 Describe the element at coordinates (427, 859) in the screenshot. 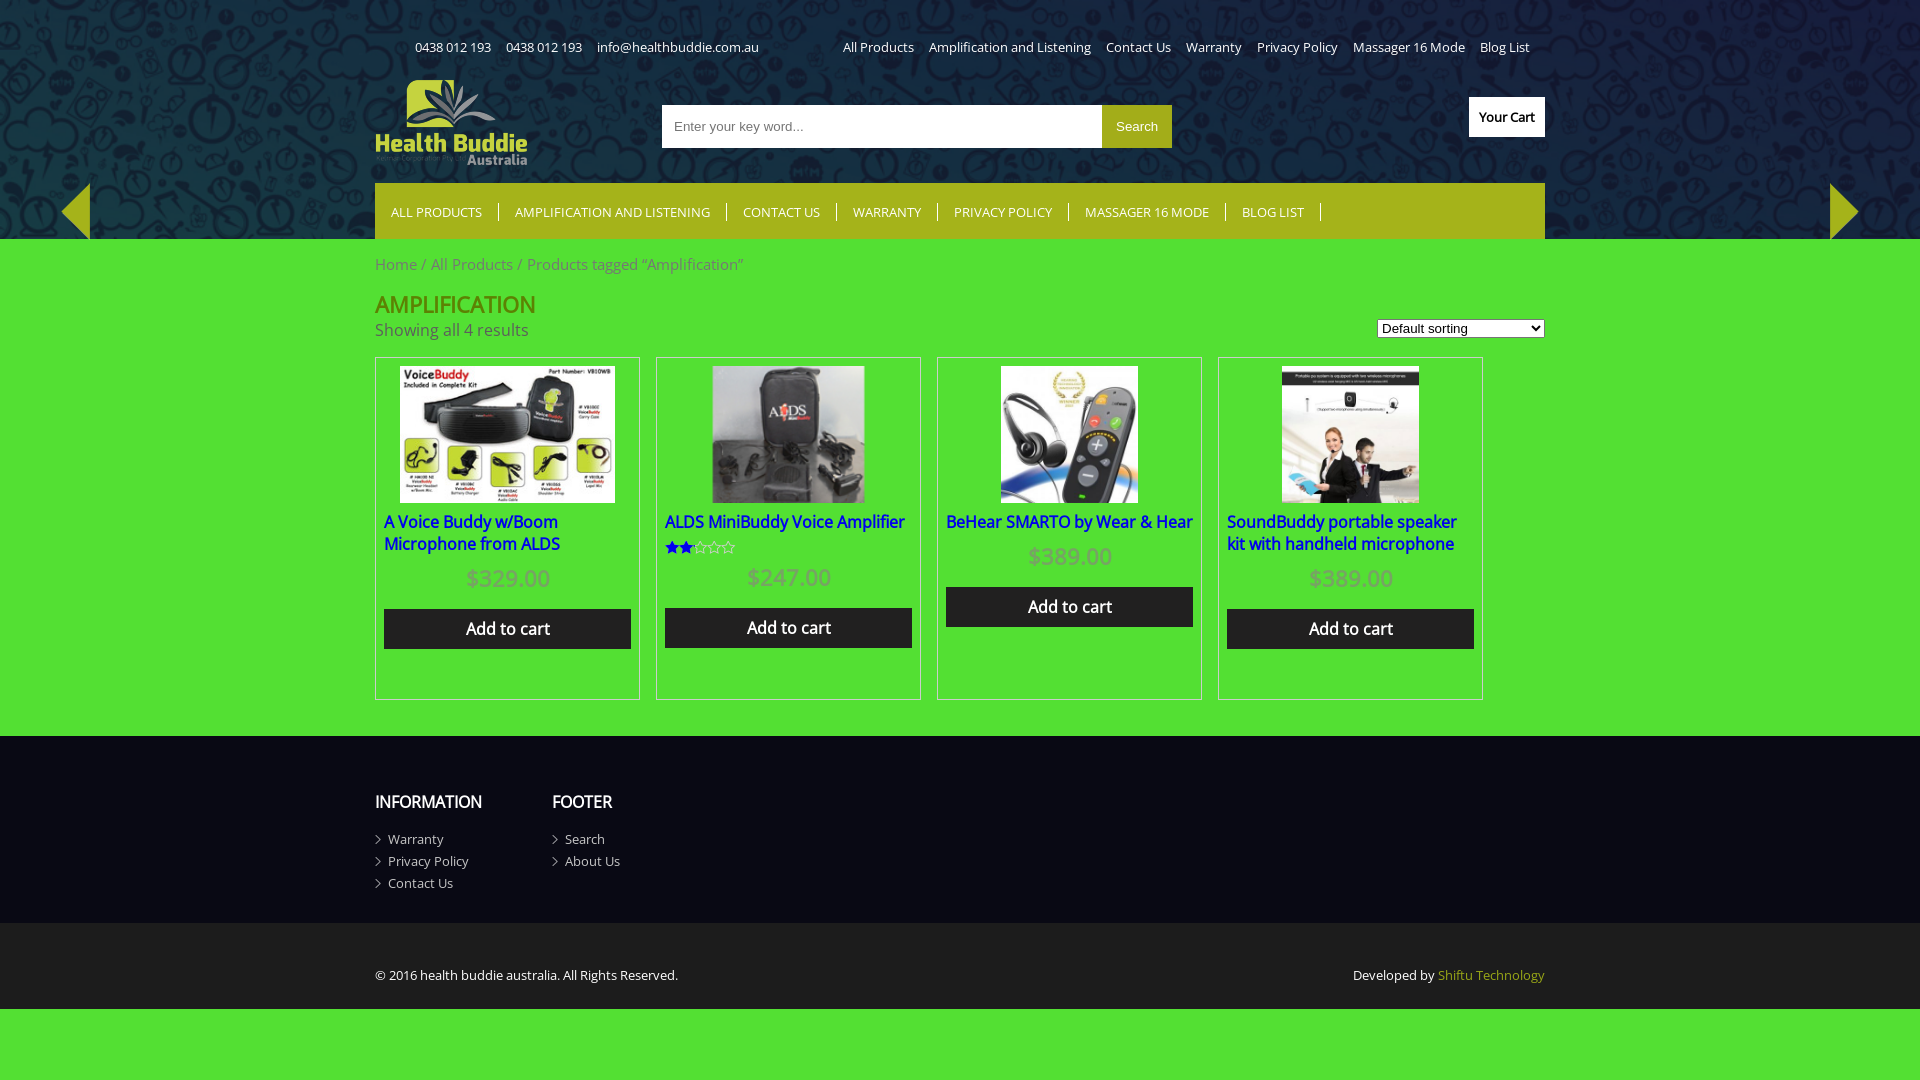

I see `'Privacy Policy'` at that location.